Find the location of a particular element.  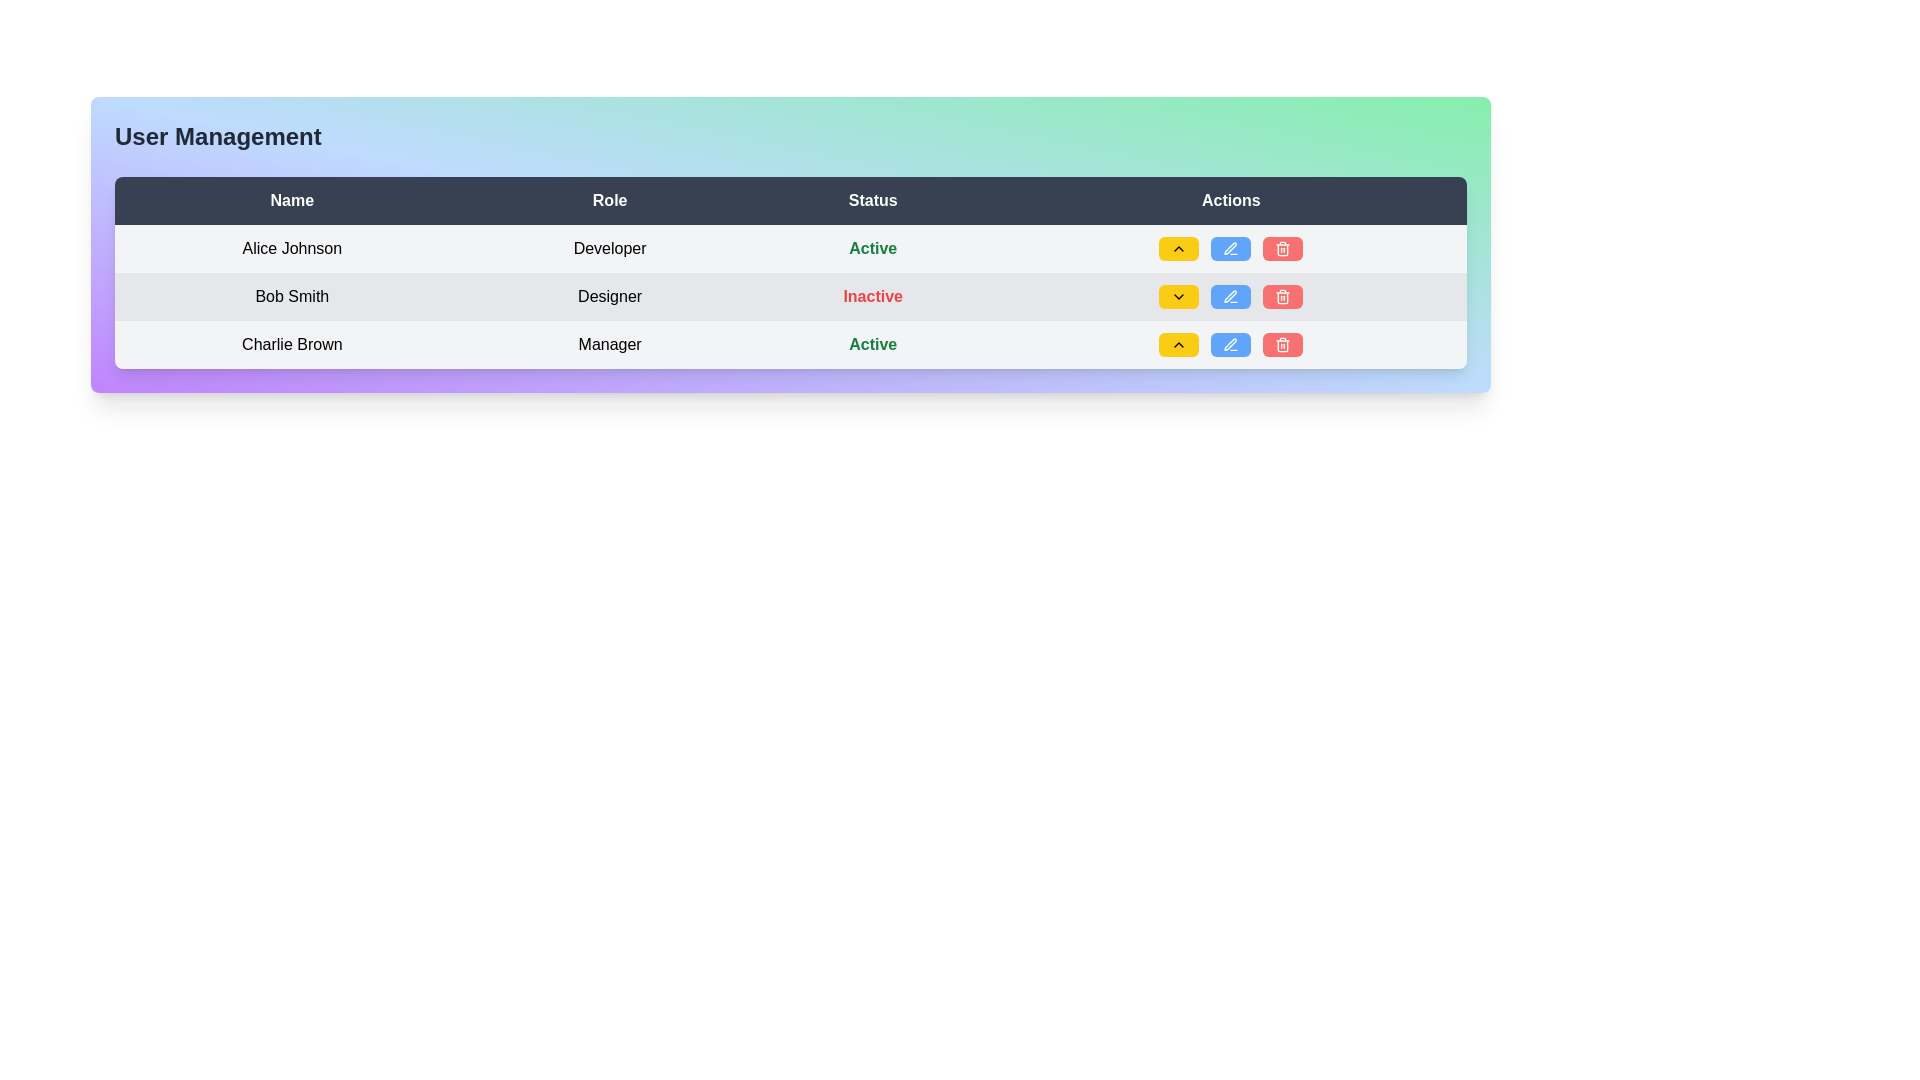

the yellow button with a downward-facing chevron icon in the 'Actions' column of the table row for user 'Bob Smith' is located at coordinates (1179, 297).